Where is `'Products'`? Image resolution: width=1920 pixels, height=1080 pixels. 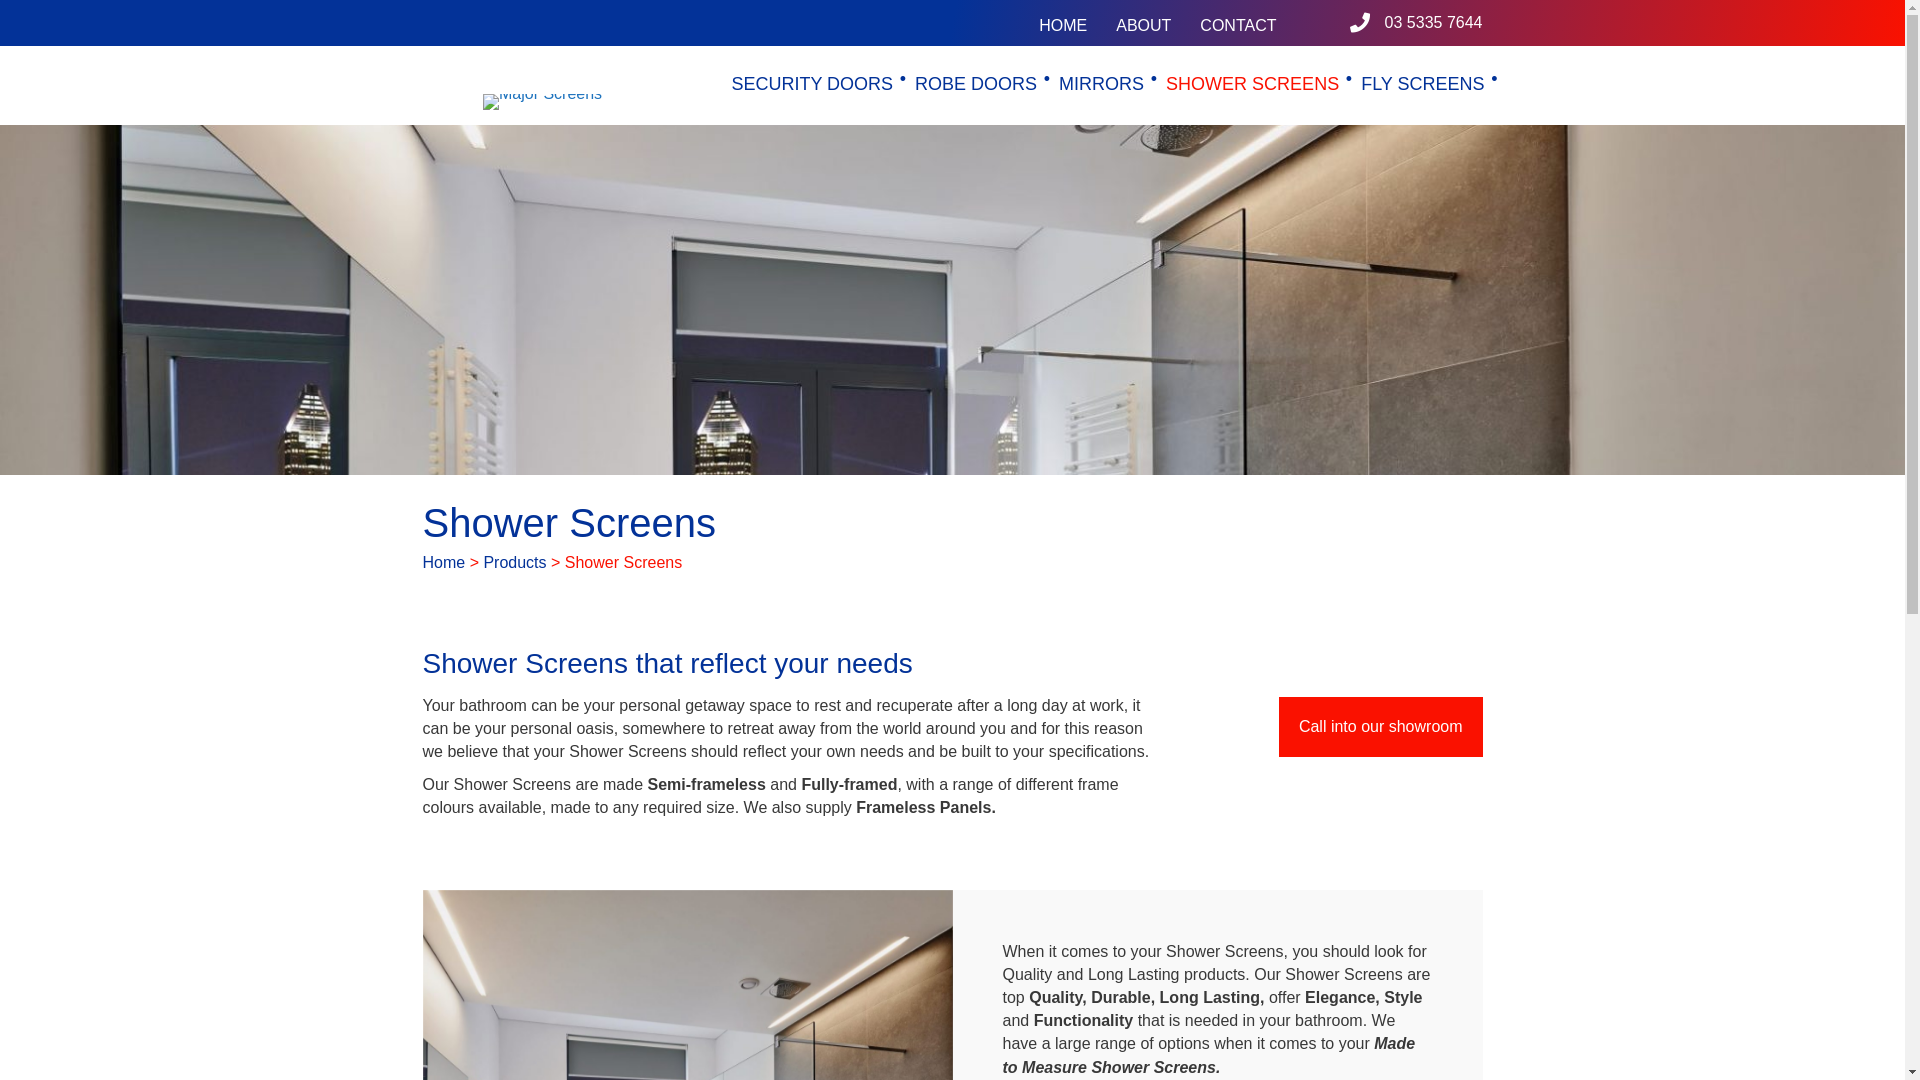
'Products' is located at coordinates (514, 562).